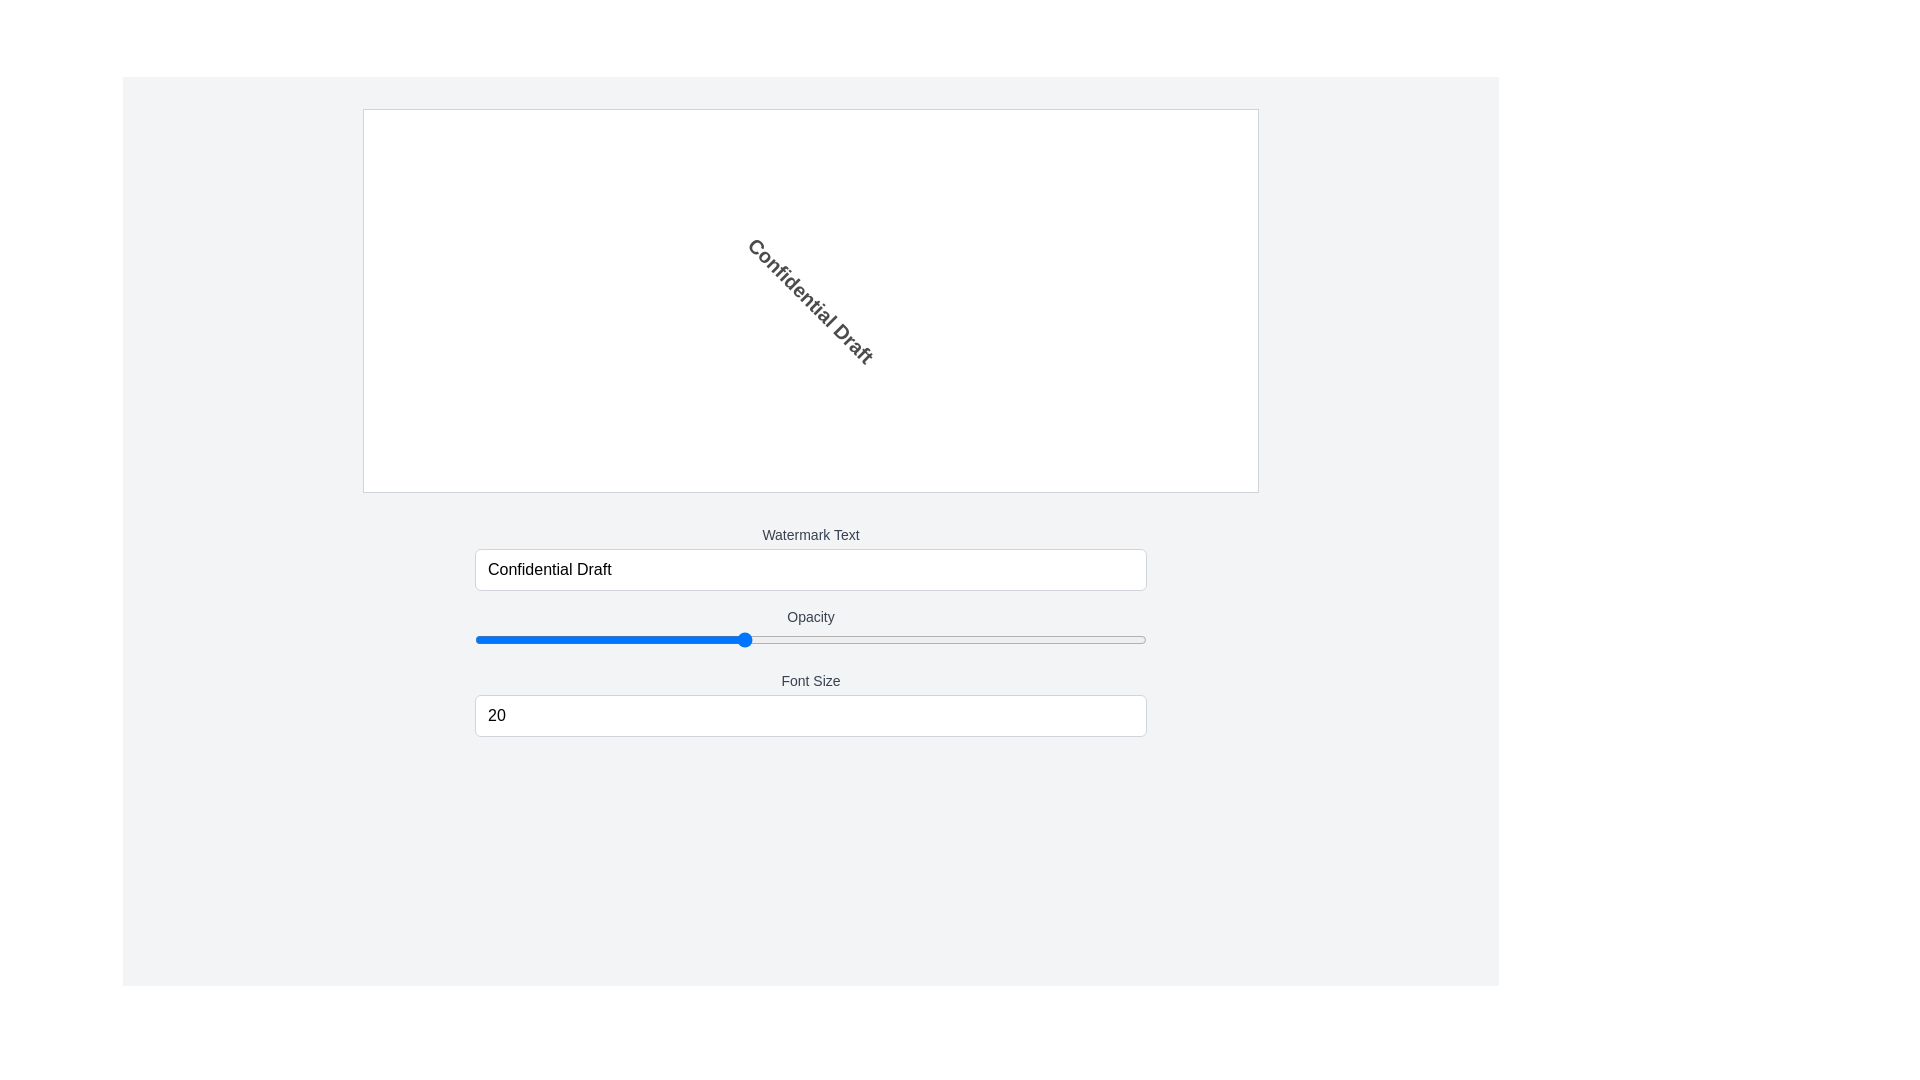 This screenshot has width=1920, height=1080. What do you see at coordinates (474, 640) in the screenshot?
I see `opacity` at bounding box center [474, 640].